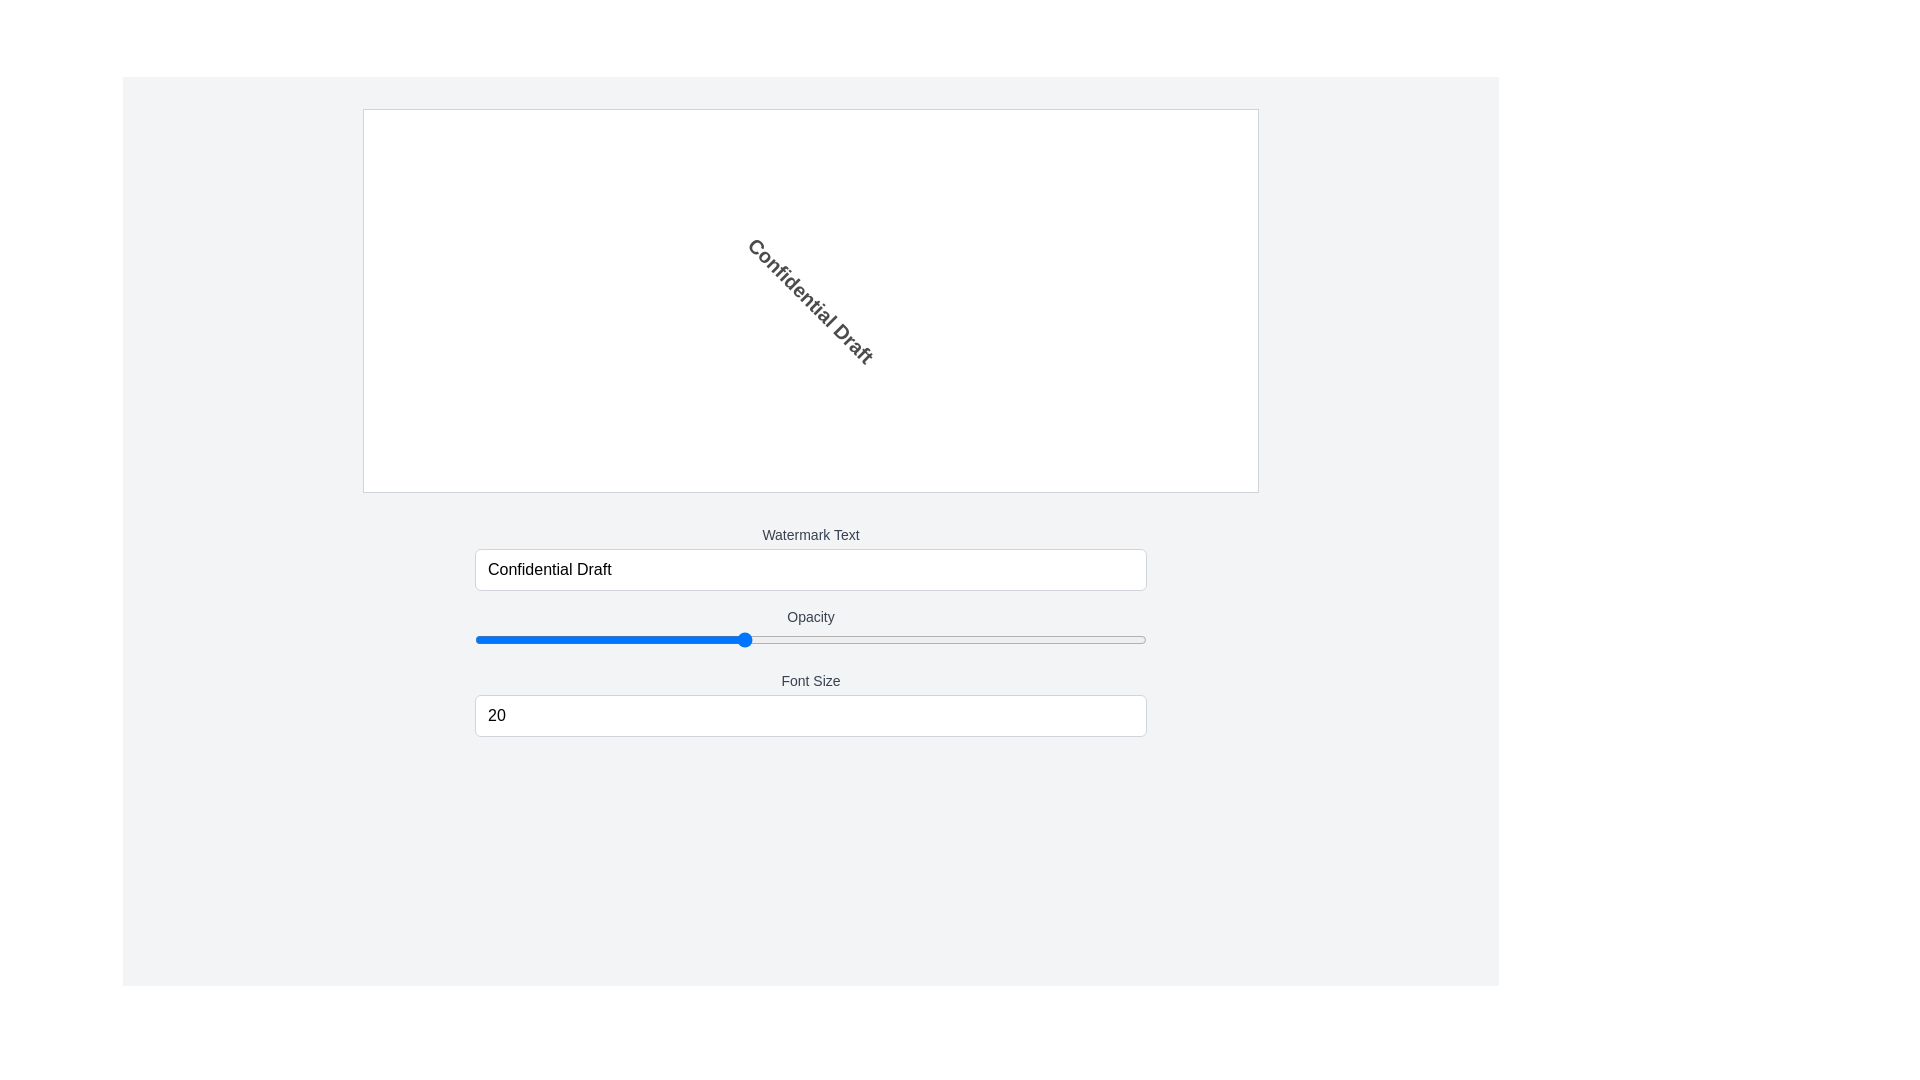 This screenshot has width=1920, height=1080. What do you see at coordinates (474, 640) in the screenshot?
I see `opacity` at bounding box center [474, 640].